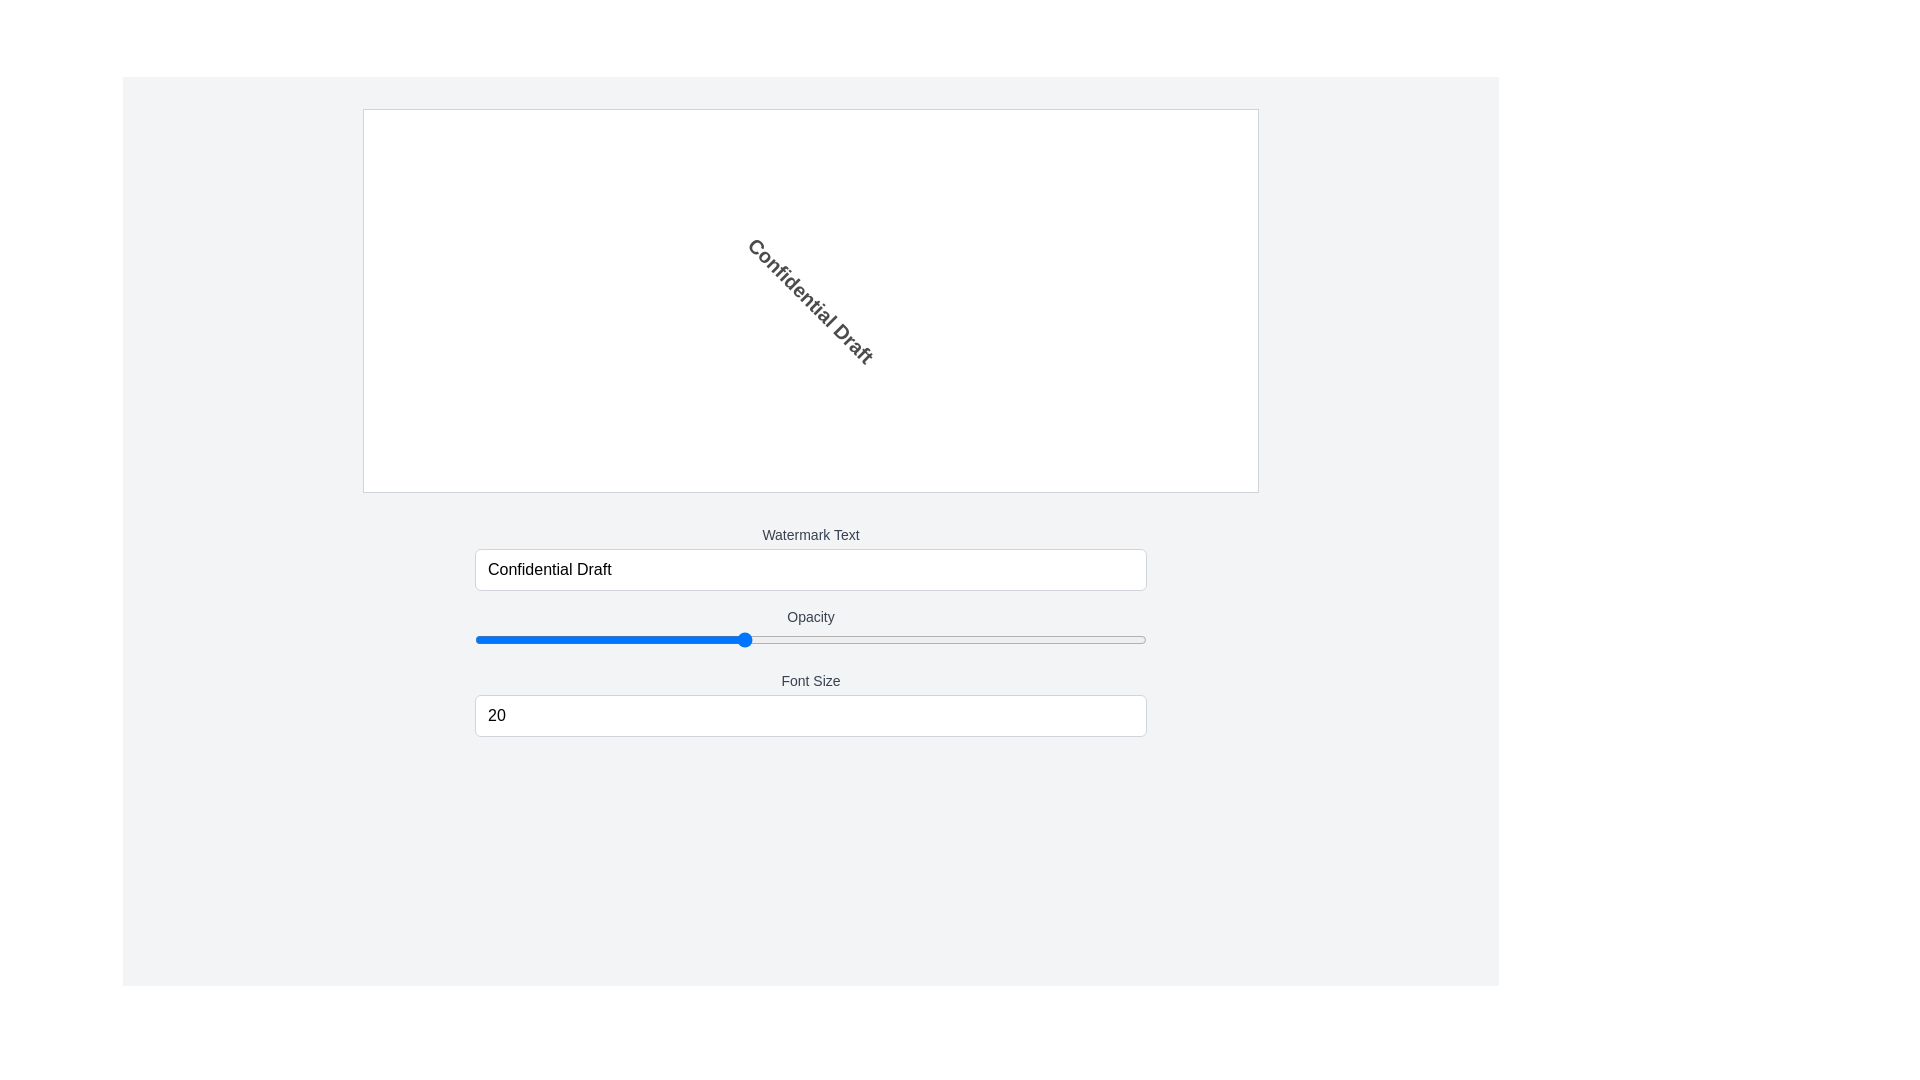 This screenshot has width=1920, height=1080. What do you see at coordinates (474, 640) in the screenshot?
I see `opacity` at bounding box center [474, 640].